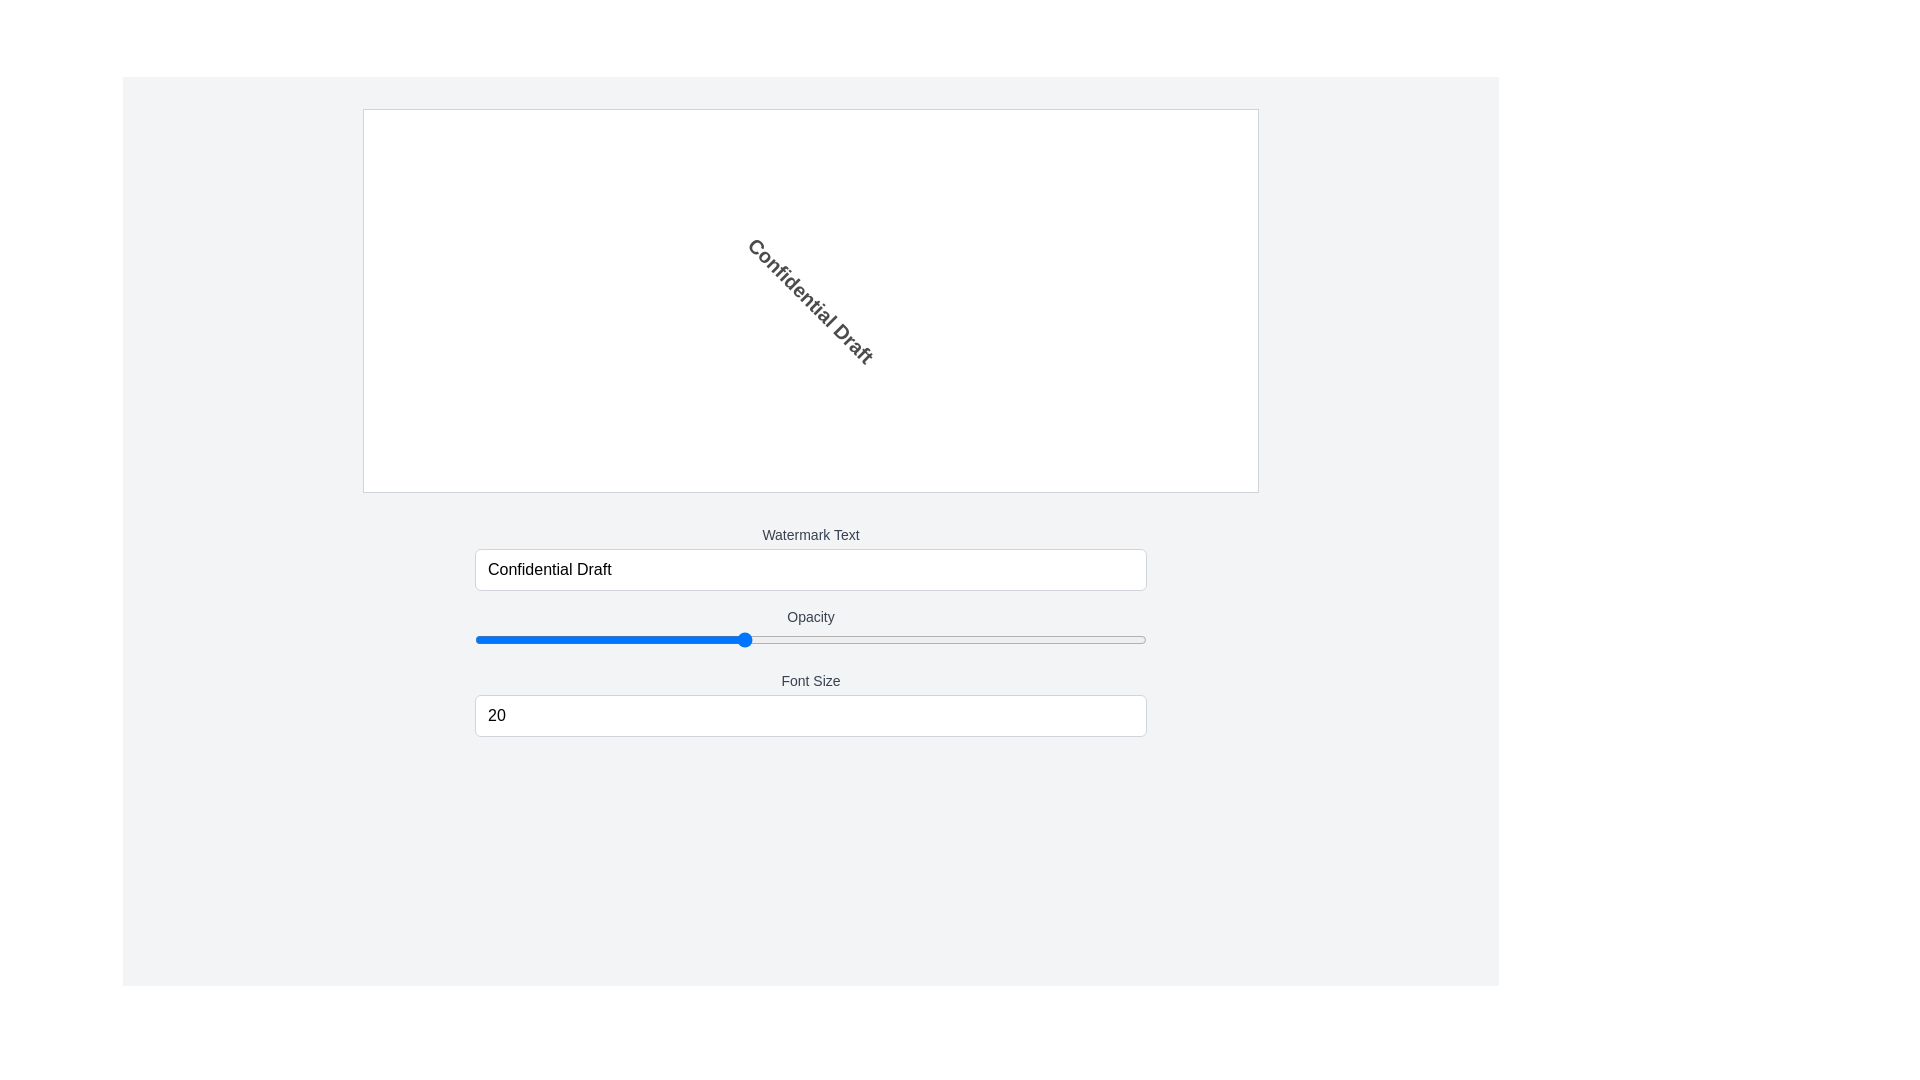 This screenshot has width=1920, height=1080. What do you see at coordinates (474, 640) in the screenshot?
I see `opacity` at bounding box center [474, 640].